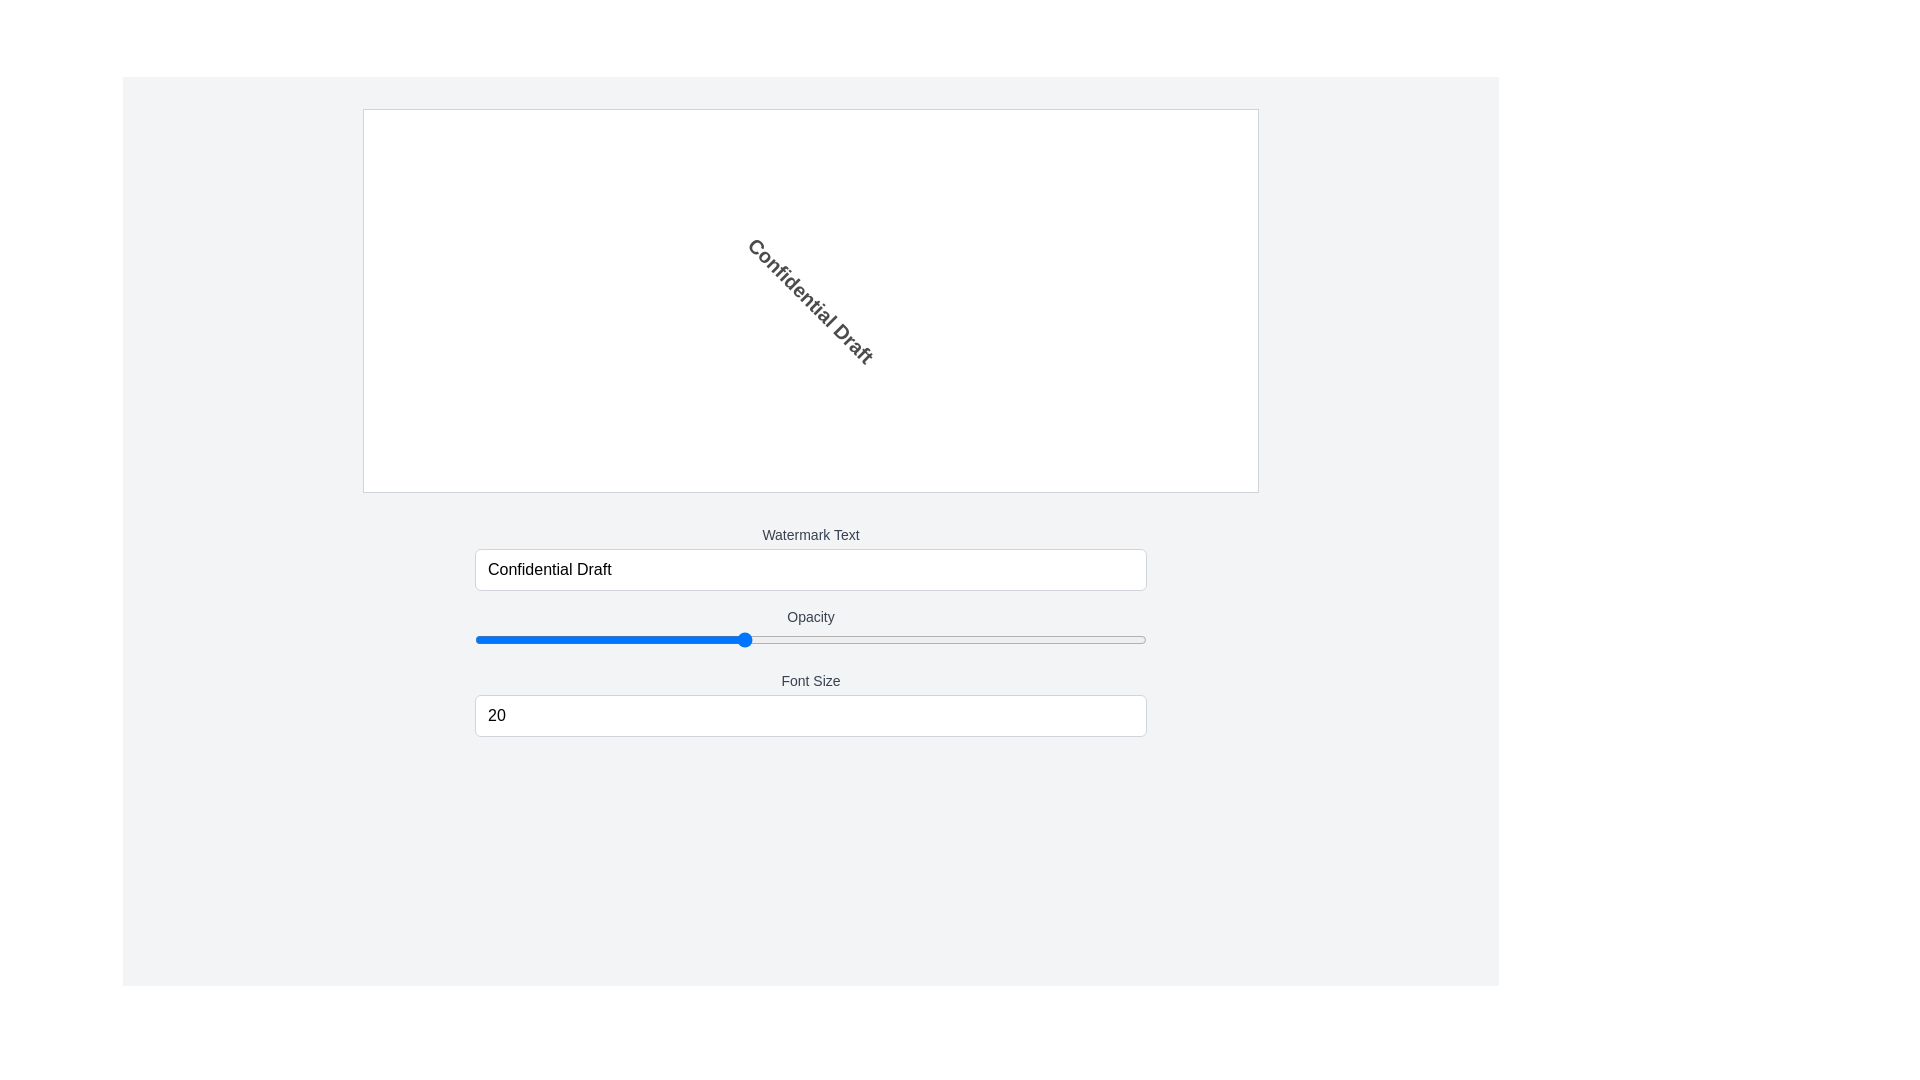 This screenshot has width=1920, height=1080. What do you see at coordinates (474, 640) in the screenshot?
I see `opacity` at bounding box center [474, 640].